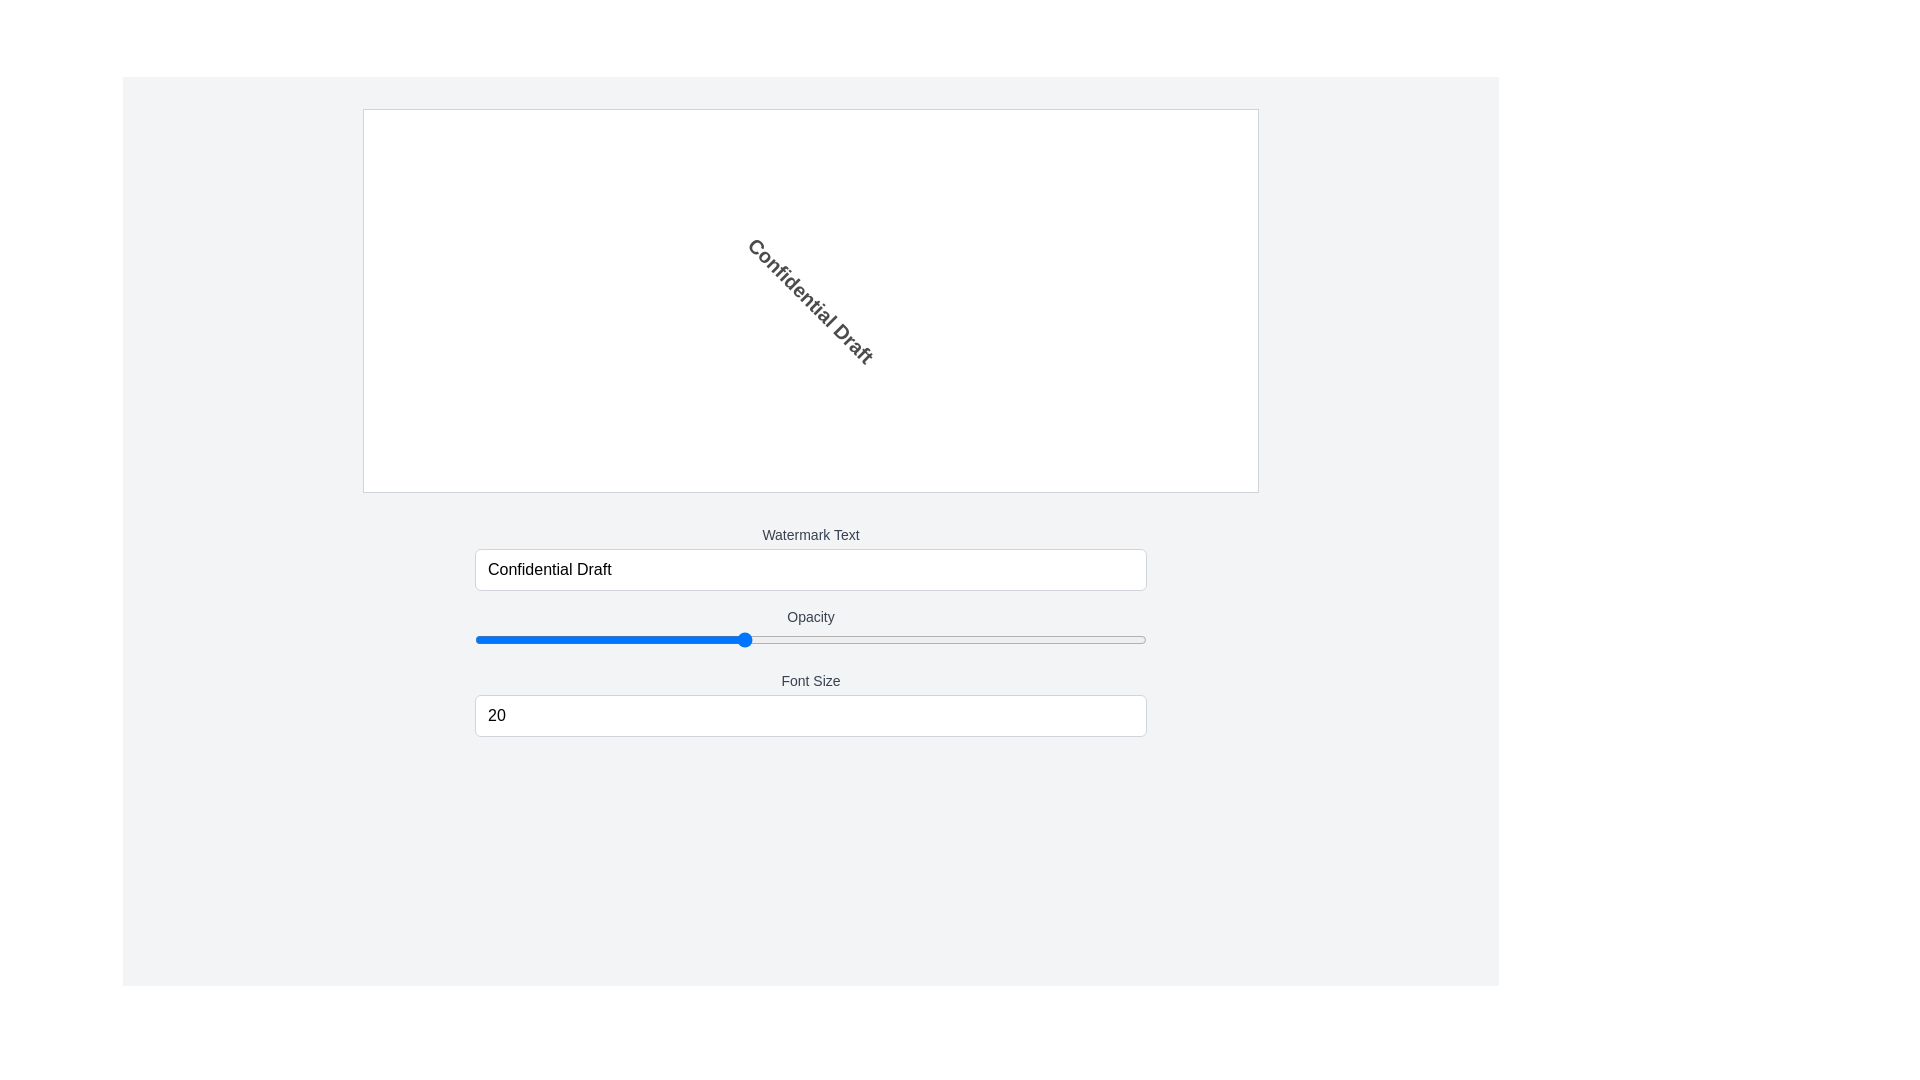 This screenshot has width=1920, height=1080. What do you see at coordinates (474, 640) in the screenshot?
I see `opacity` at bounding box center [474, 640].